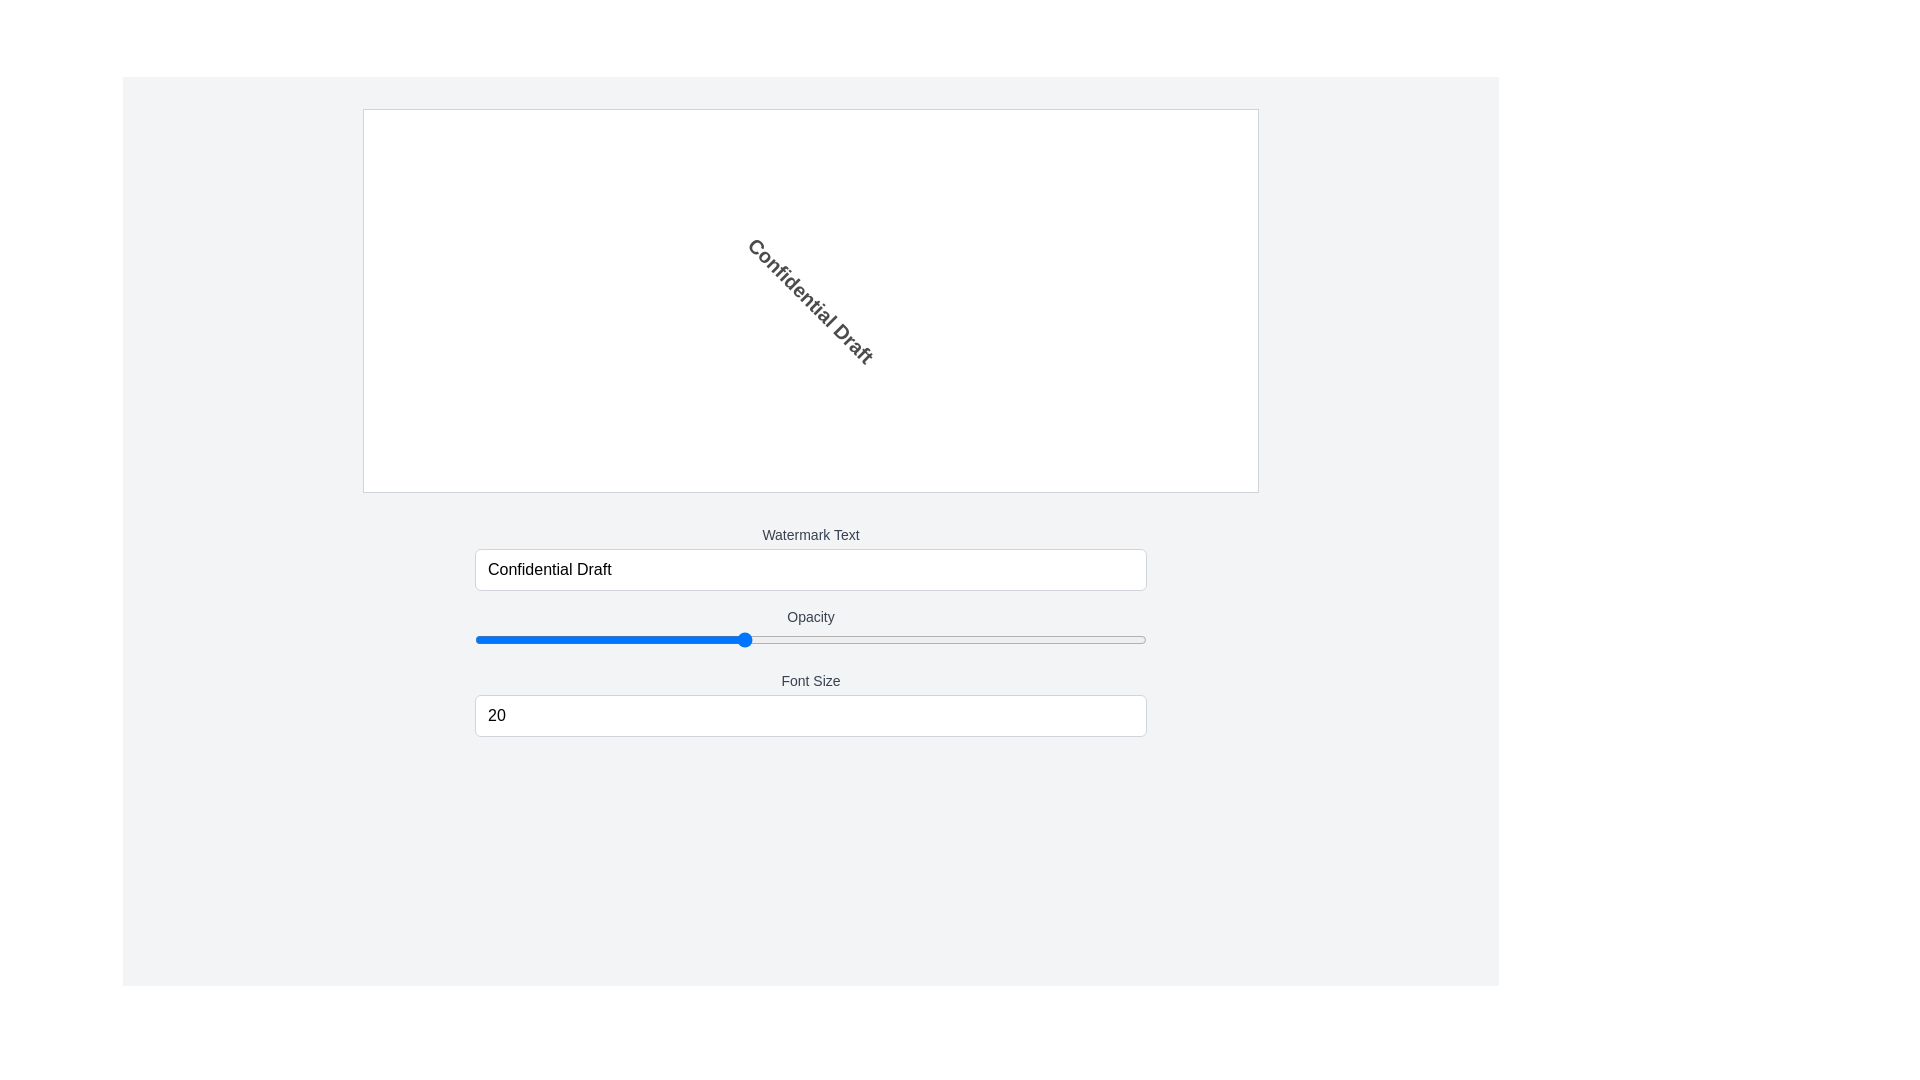 This screenshot has width=1920, height=1080. What do you see at coordinates (474, 640) in the screenshot?
I see `opacity` at bounding box center [474, 640].